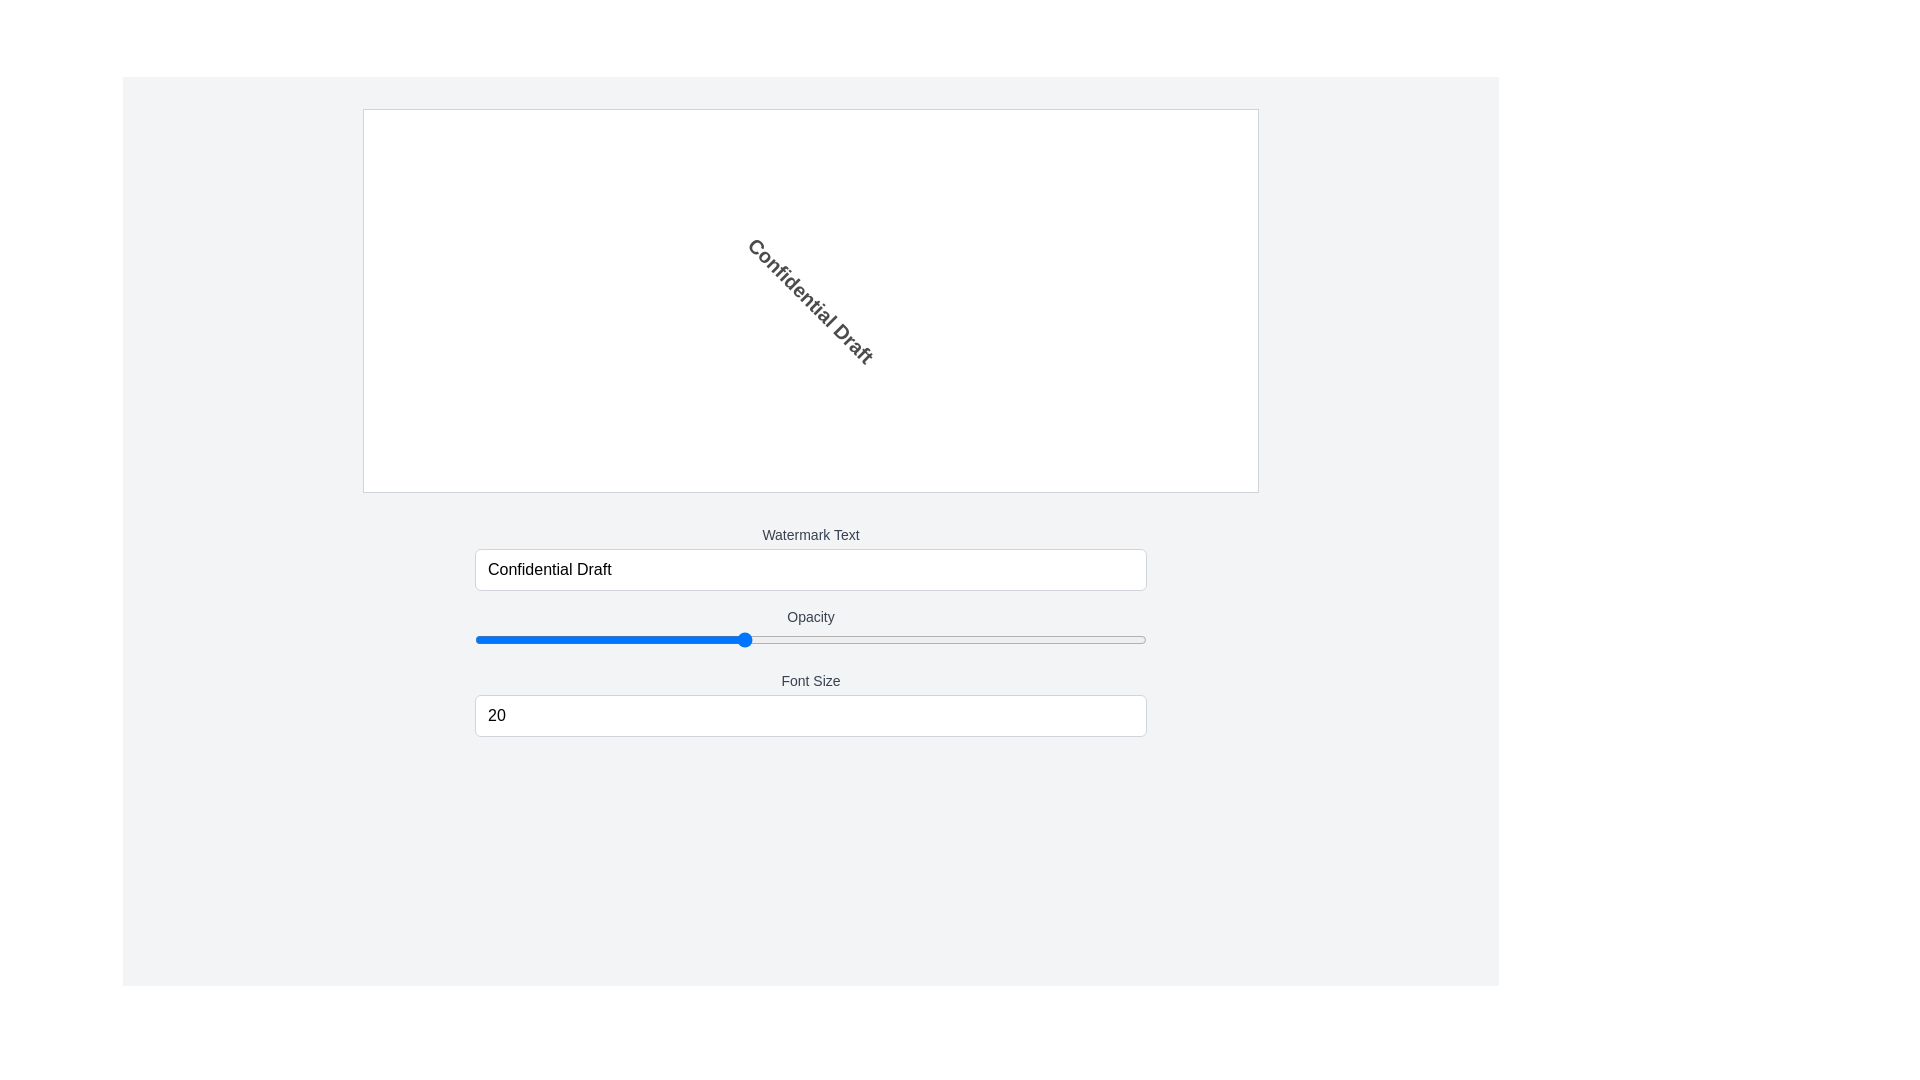 This screenshot has width=1920, height=1080. What do you see at coordinates (474, 640) in the screenshot?
I see `opacity` at bounding box center [474, 640].